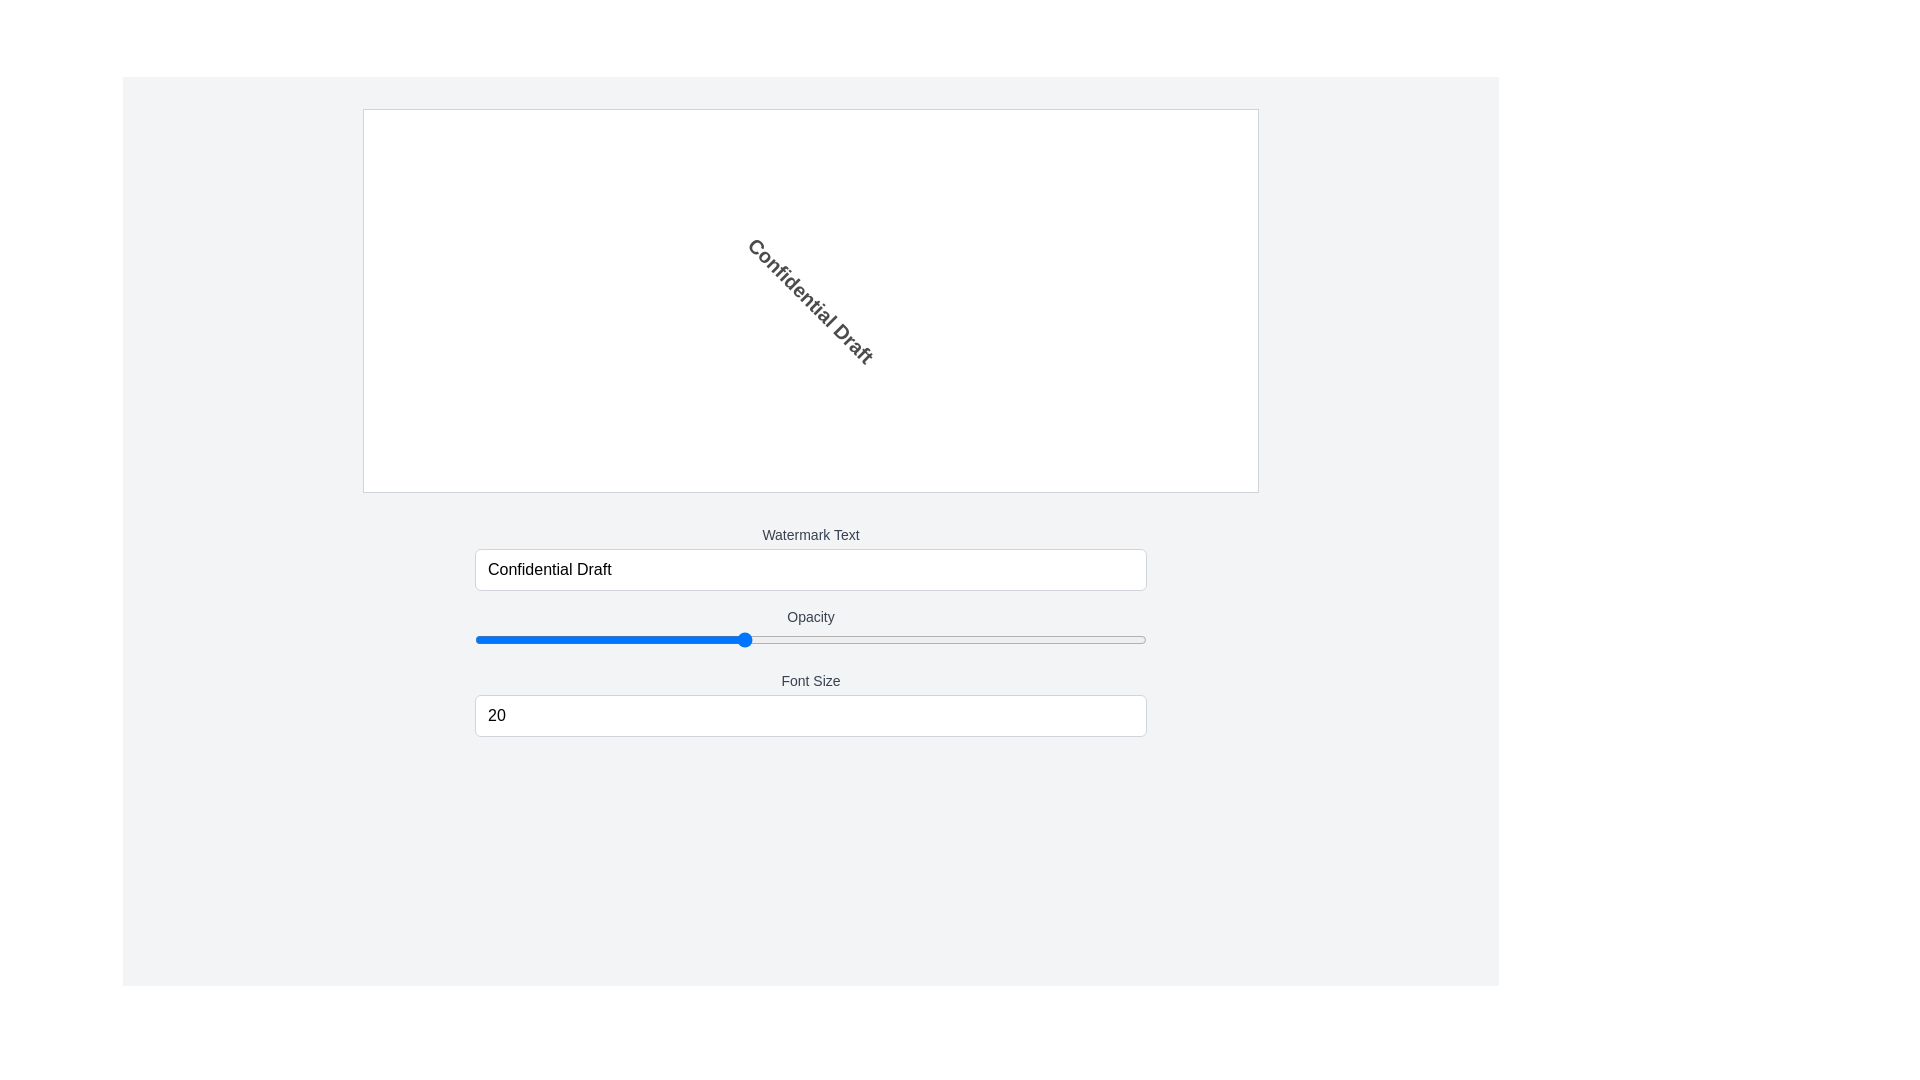 This screenshot has width=1920, height=1080. What do you see at coordinates (474, 640) in the screenshot?
I see `opacity` at bounding box center [474, 640].